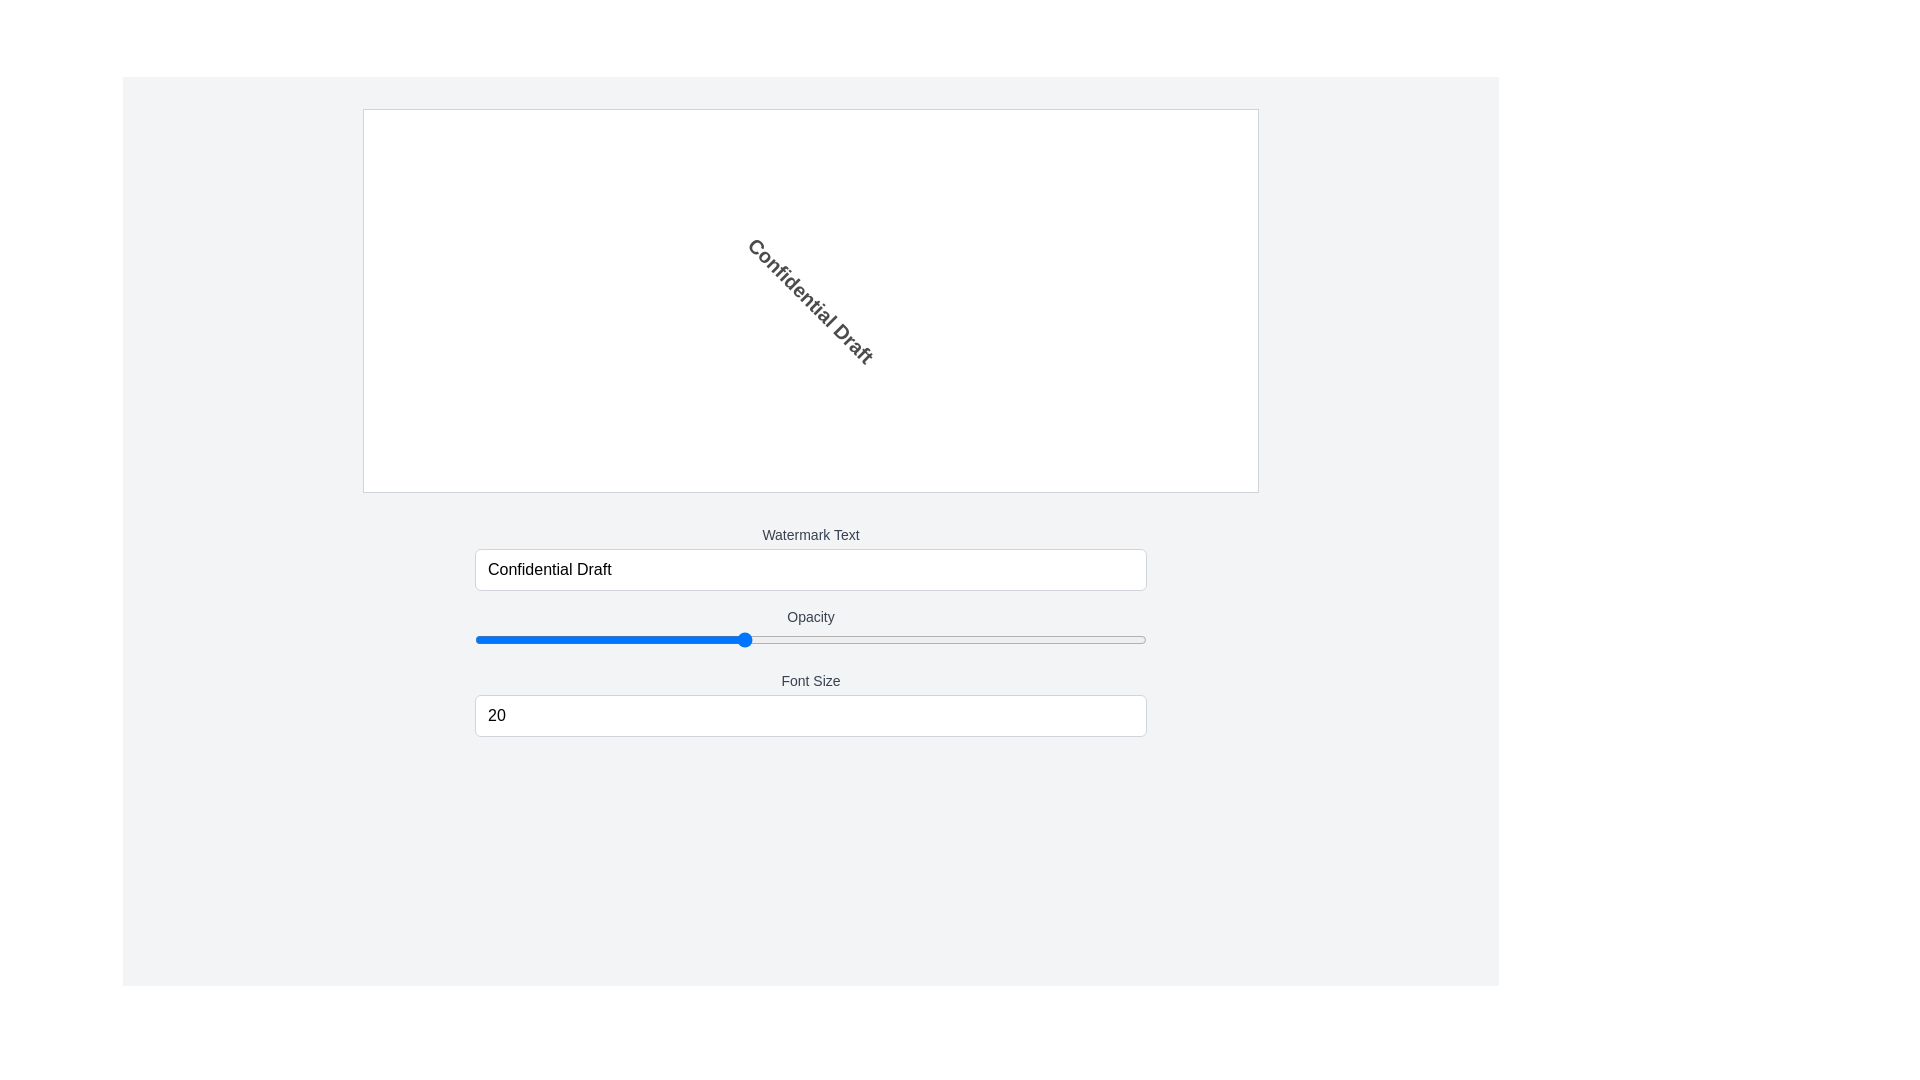 This screenshot has width=1920, height=1080. What do you see at coordinates (474, 640) in the screenshot?
I see `opacity` at bounding box center [474, 640].